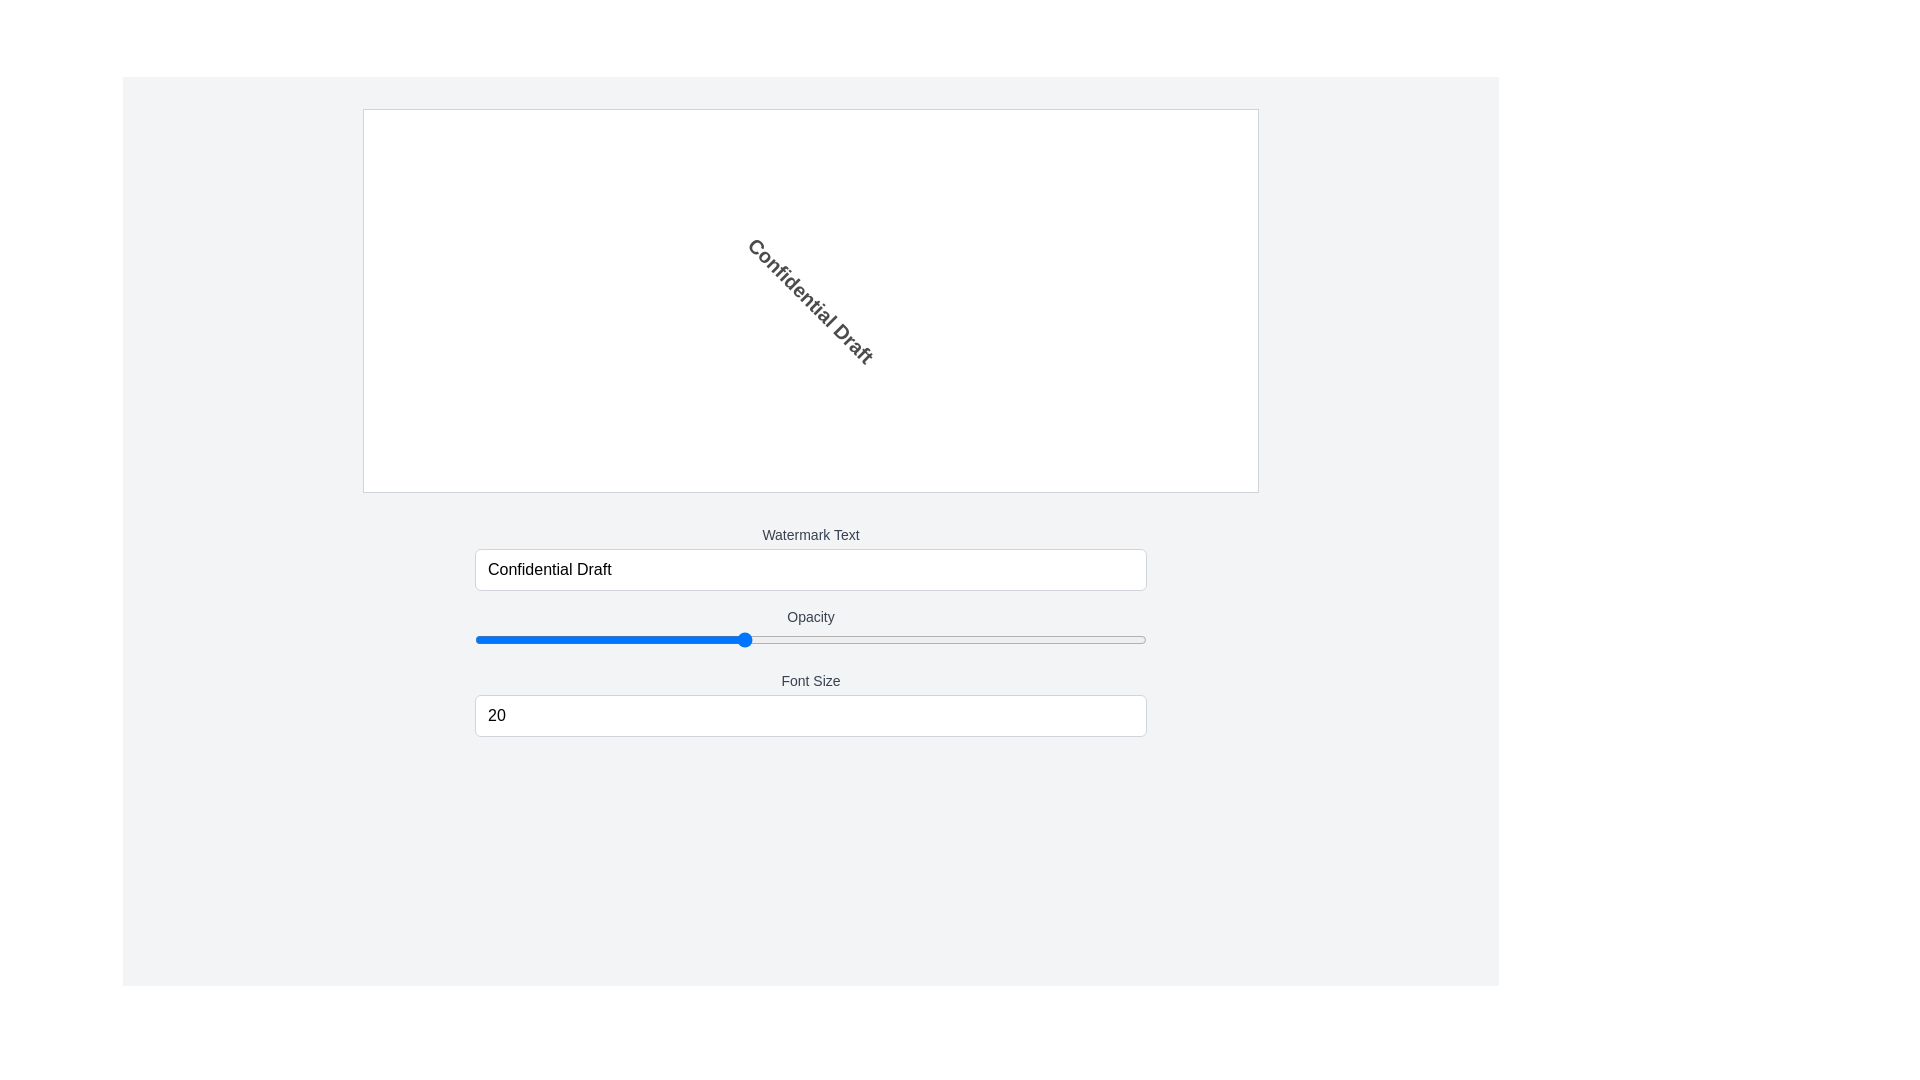 This screenshot has width=1920, height=1080. What do you see at coordinates (474, 640) in the screenshot?
I see `opacity` at bounding box center [474, 640].